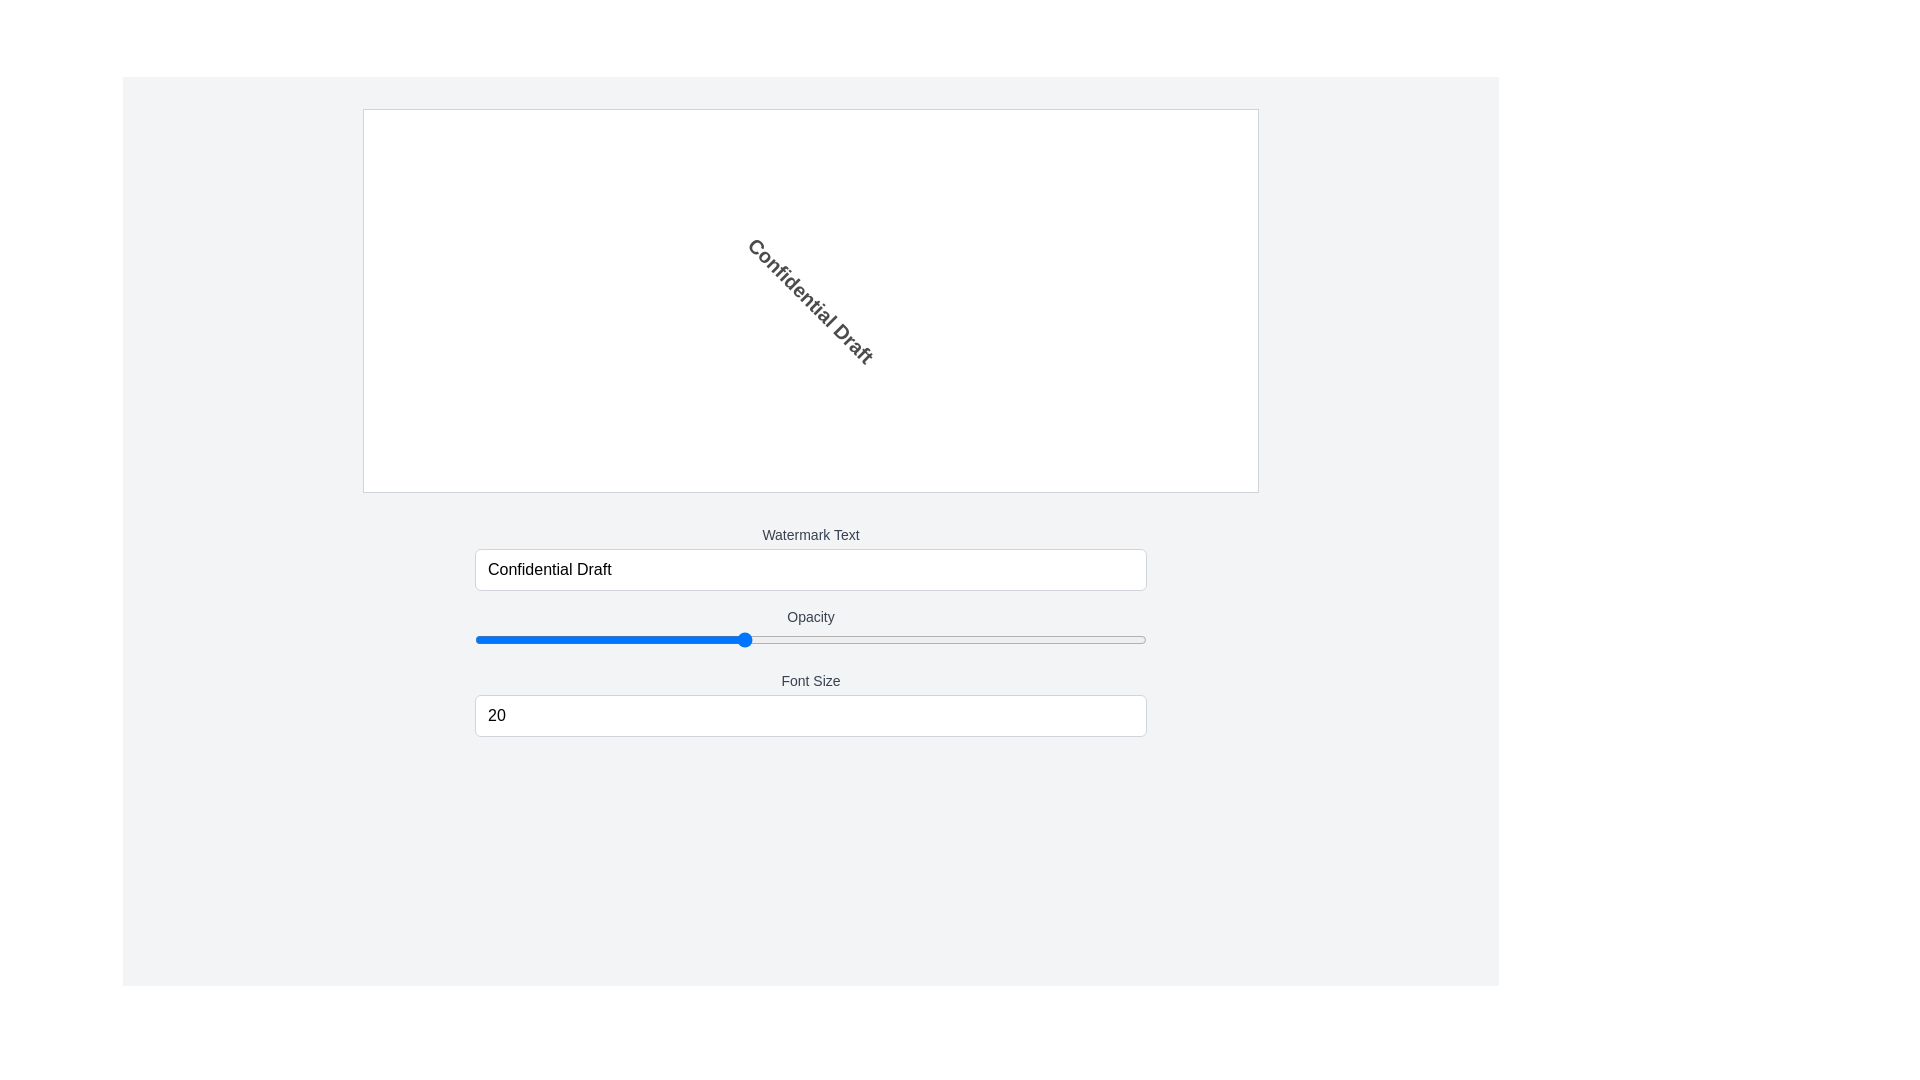 This screenshot has width=1920, height=1080. What do you see at coordinates (474, 640) in the screenshot?
I see `opacity` at bounding box center [474, 640].